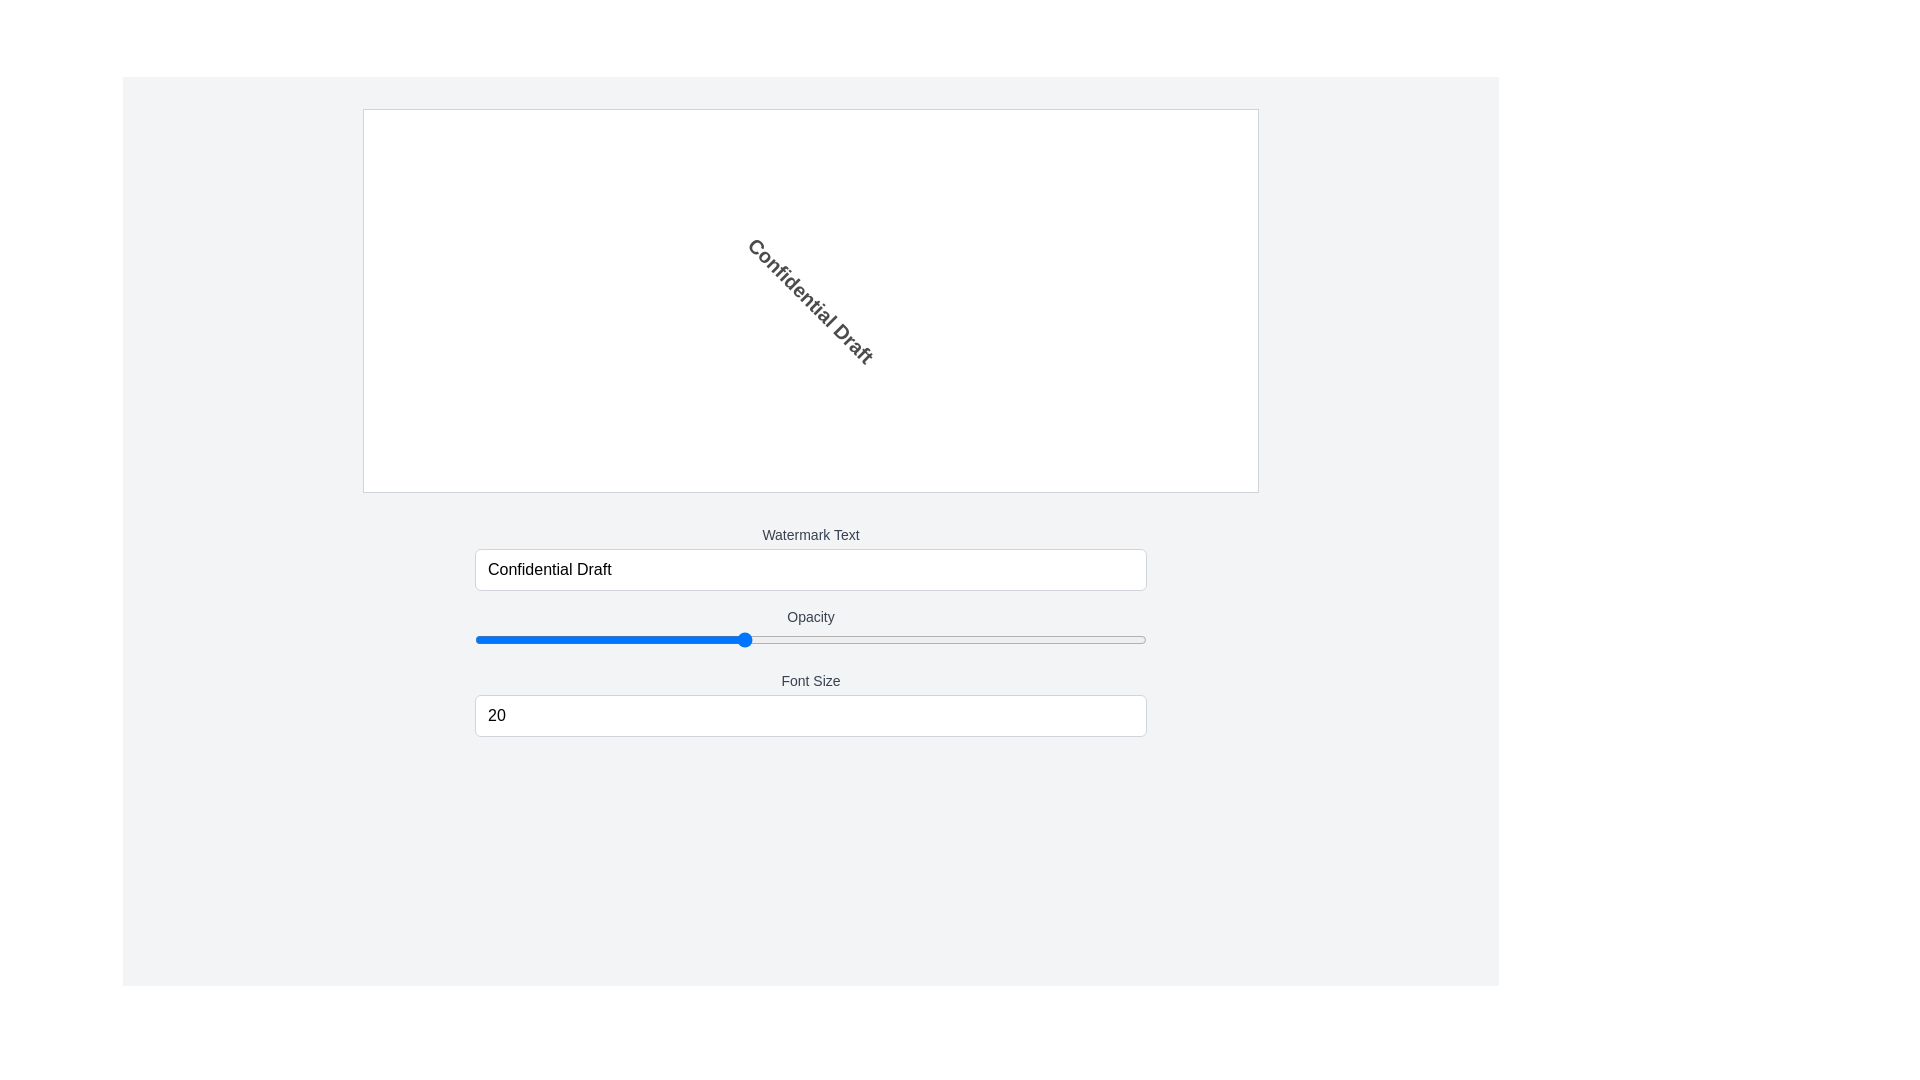 This screenshot has width=1920, height=1080. What do you see at coordinates (474, 640) in the screenshot?
I see `opacity` at bounding box center [474, 640].